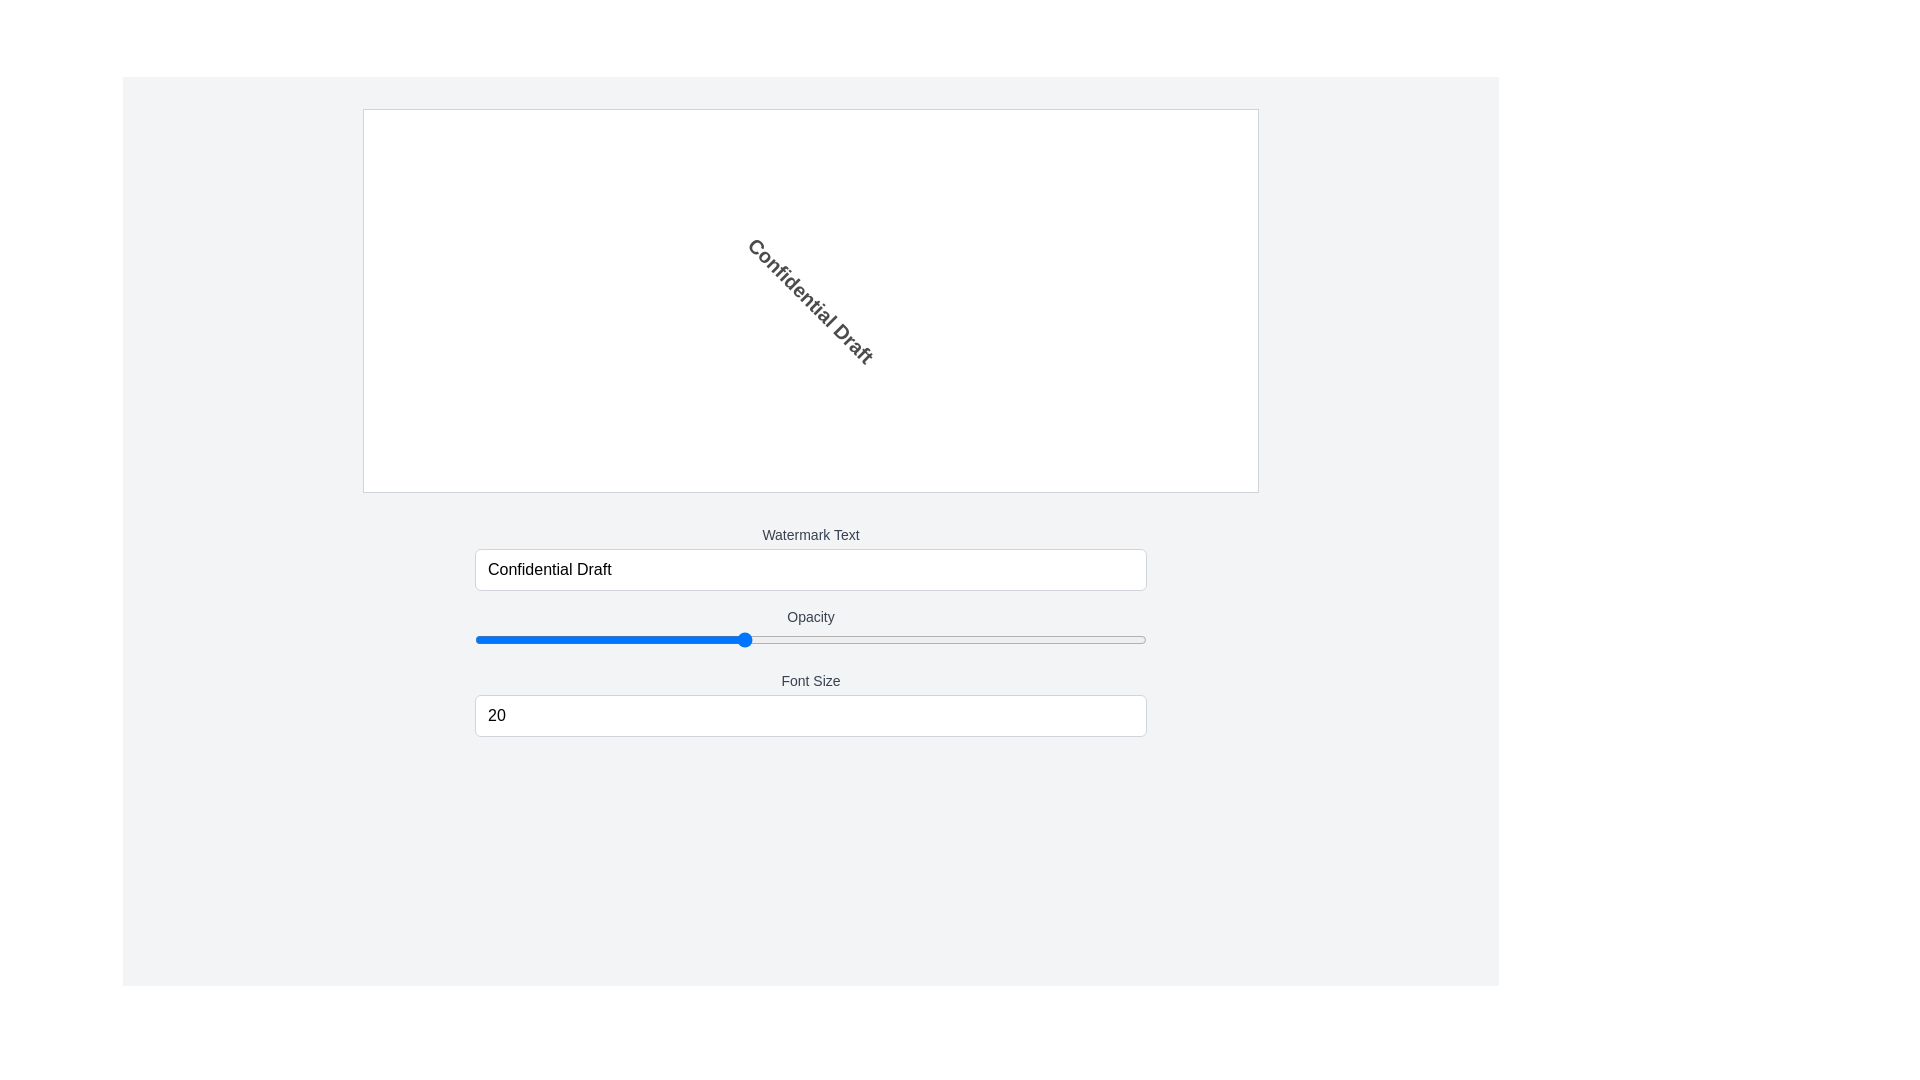 This screenshot has width=1920, height=1080. What do you see at coordinates (474, 640) in the screenshot?
I see `opacity` at bounding box center [474, 640].